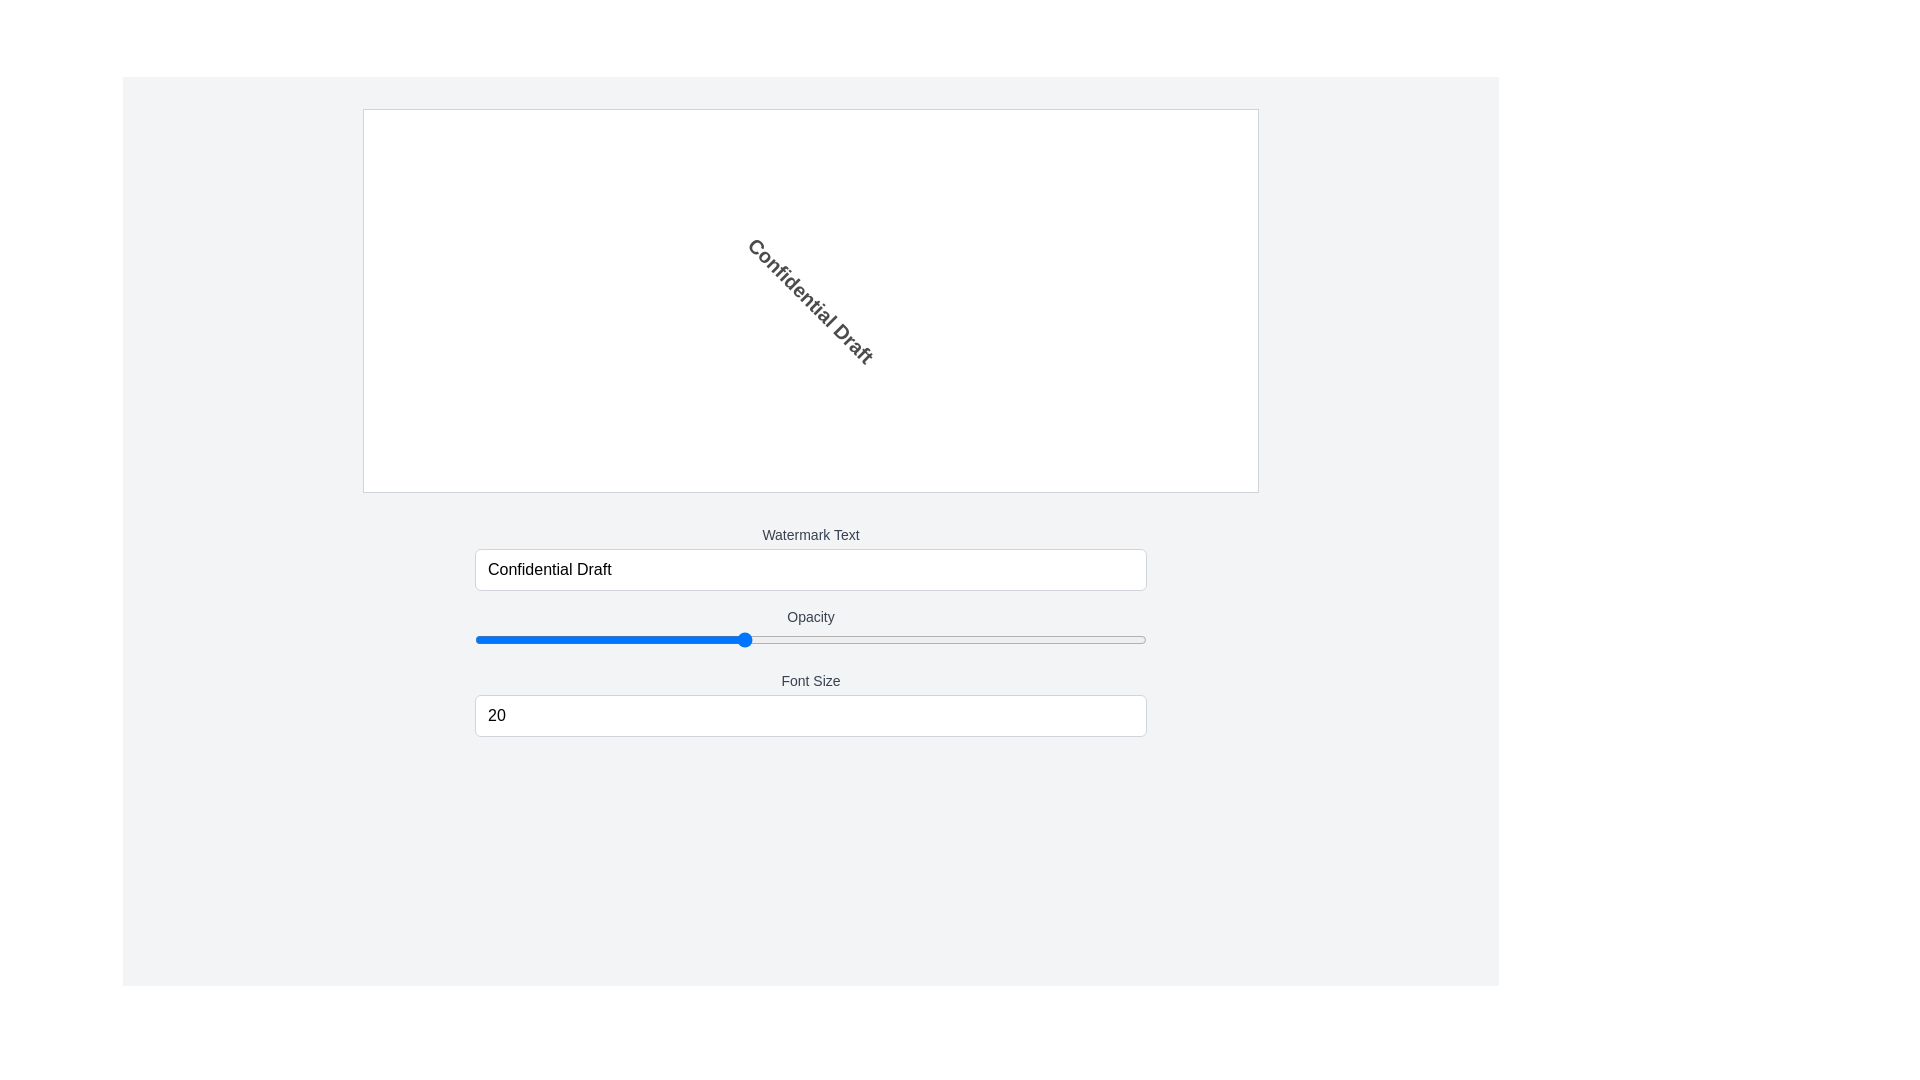 This screenshot has width=1920, height=1080. What do you see at coordinates (474, 640) in the screenshot?
I see `opacity` at bounding box center [474, 640].